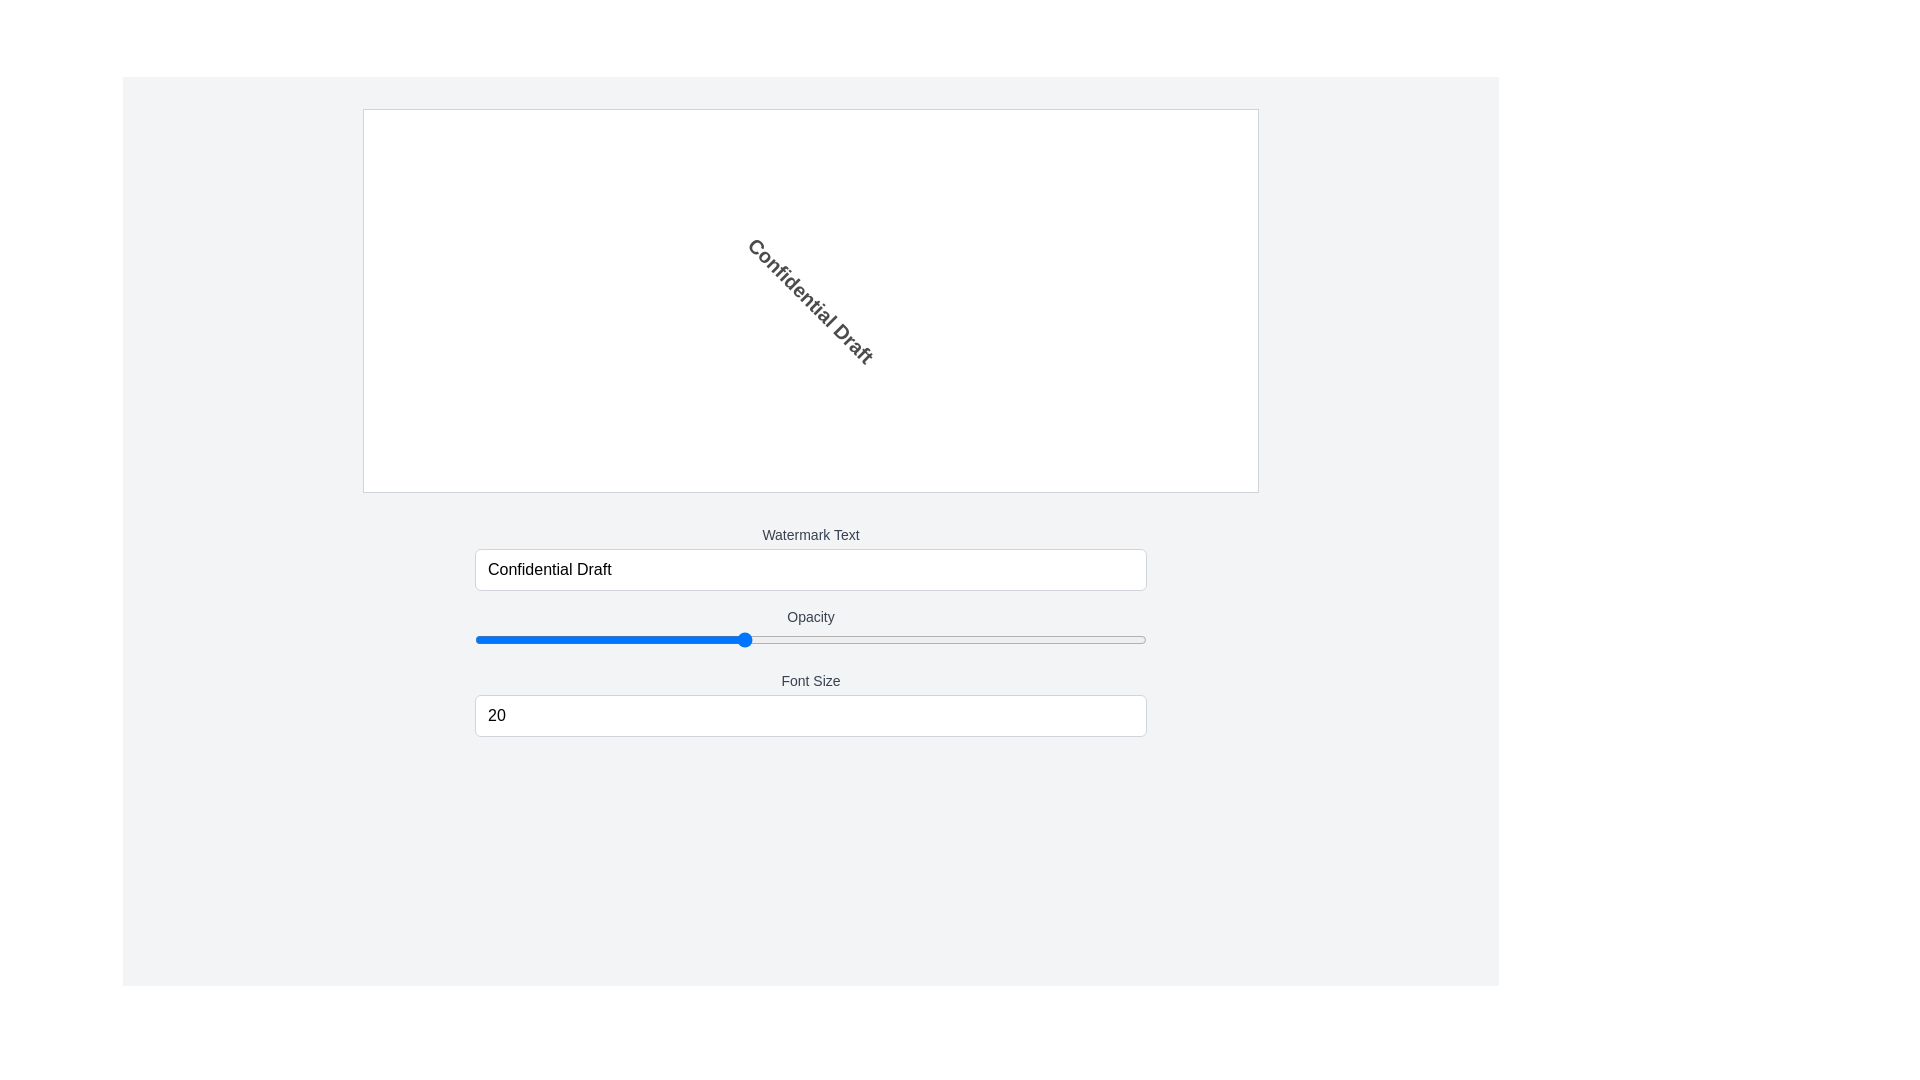 This screenshot has width=1920, height=1080. What do you see at coordinates (474, 640) in the screenshot?
I see `opacity` at bounding box center [474, 640].